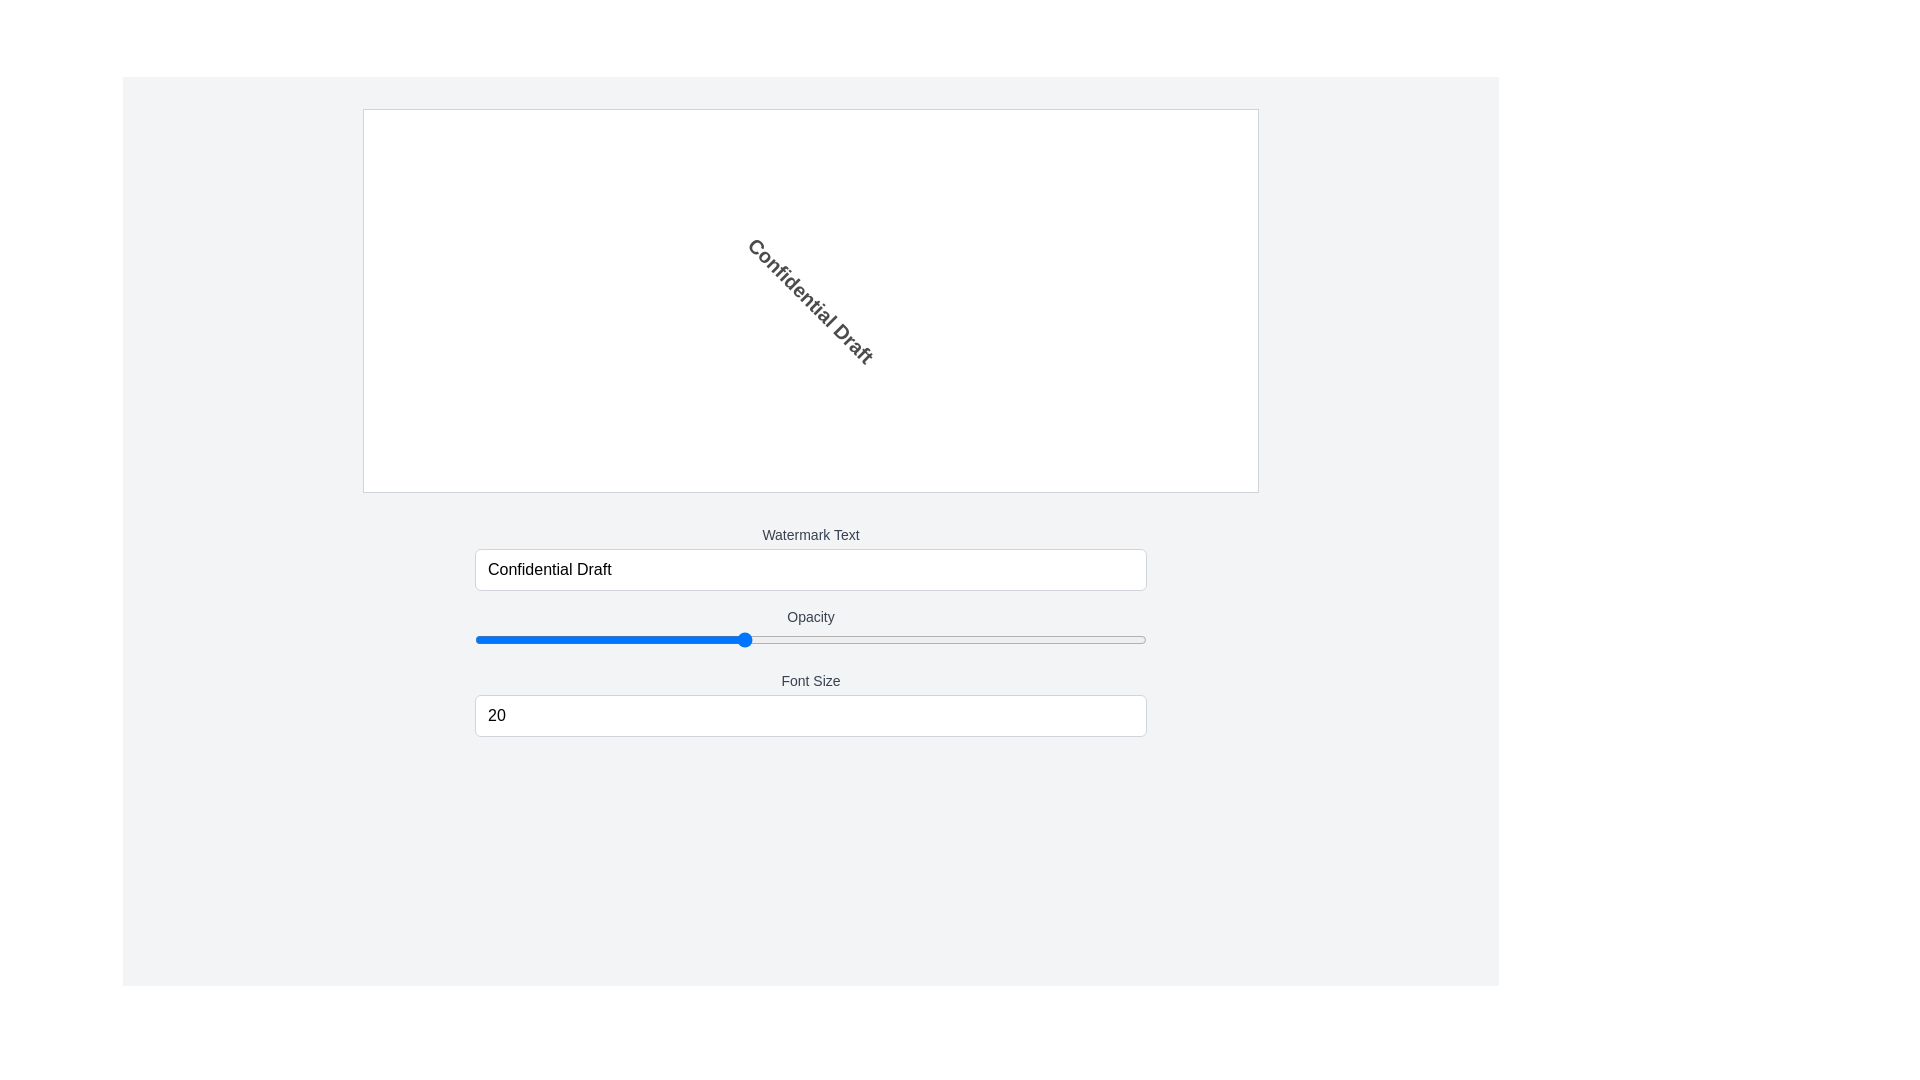 This screenshot has width=1920, height=1080. What do you see at coordinates (474, 640) in the screenshot?
I see `opacity` at bounding box center [474, 640].